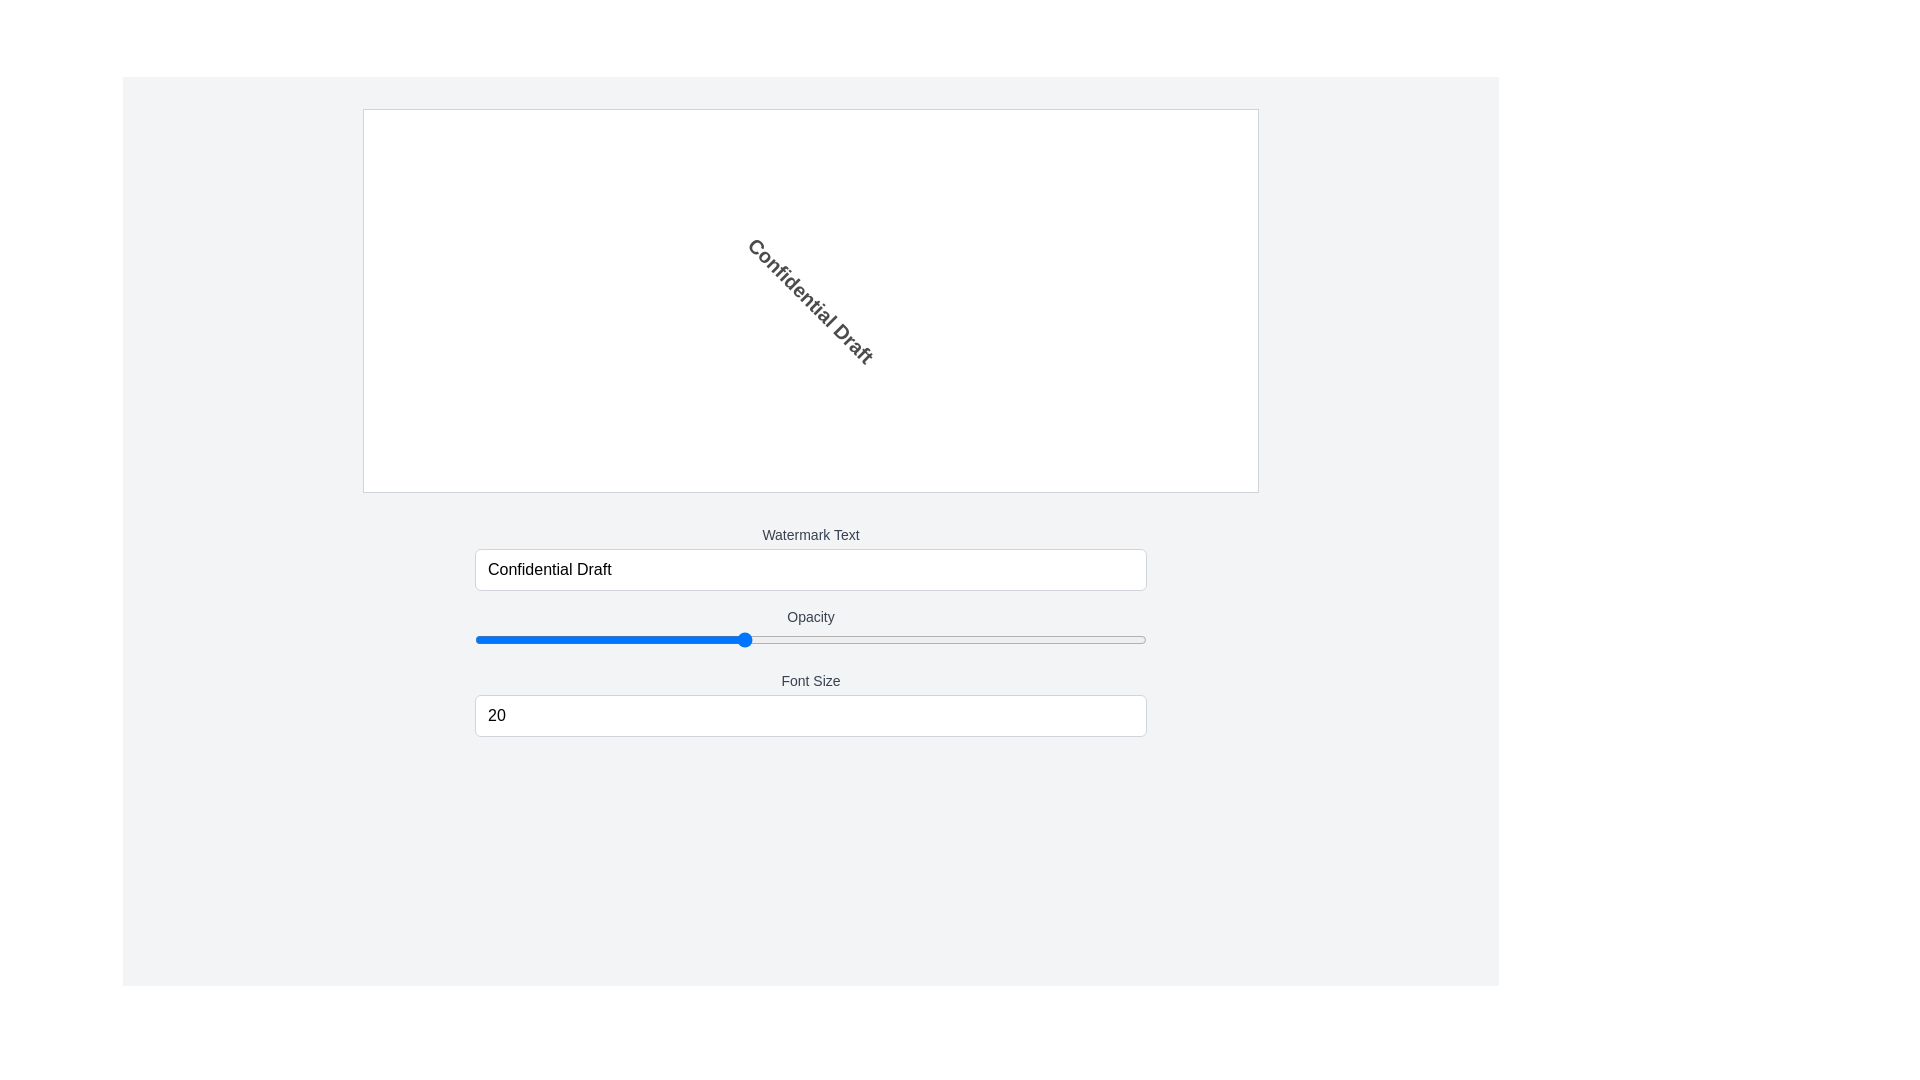 This screenshot has width=1920, height=1080. What do you see at coordinates (474, 640) in the screenshot?
I see `opacity` at bounding box center [474, 640].